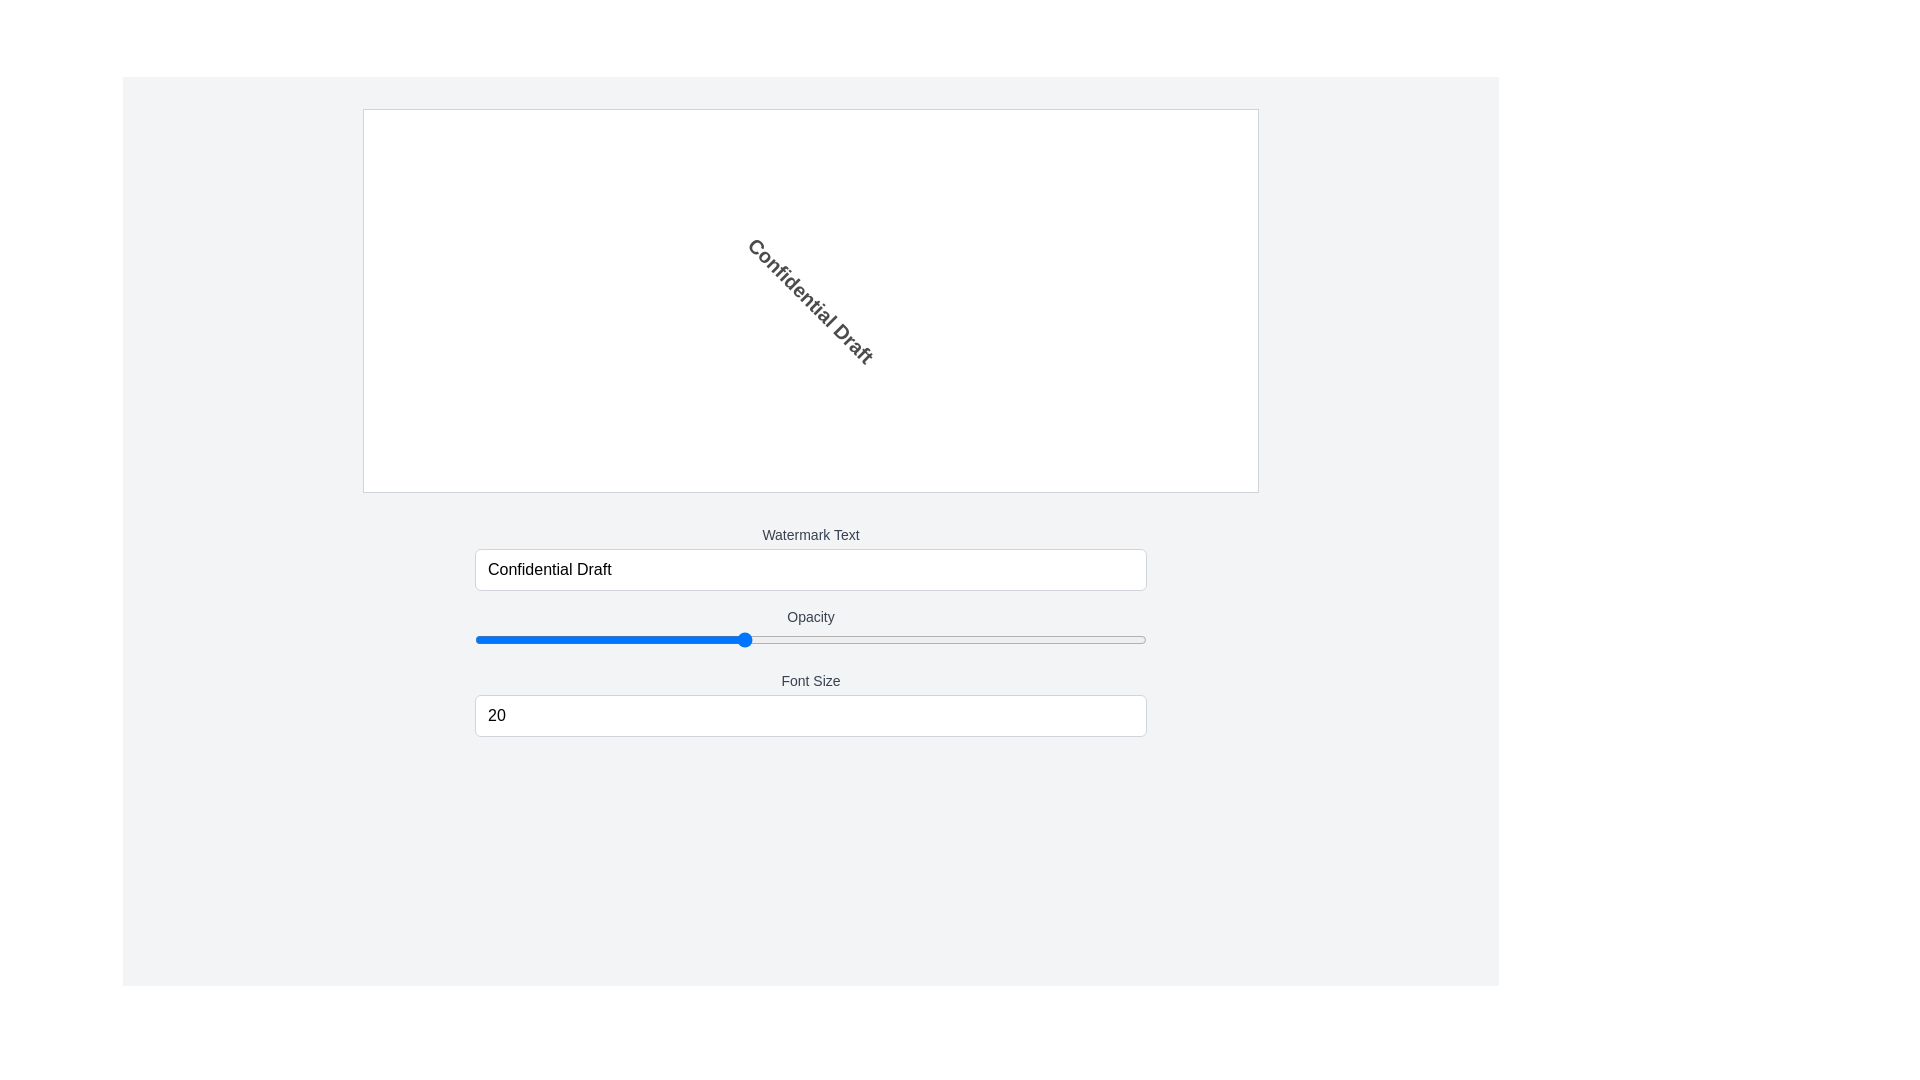 This screenshot has width=1920, height=1080. What do you see at coordinates (474, 640) in the screenshot?
I see `opacity` at bounding box center [474, 640].